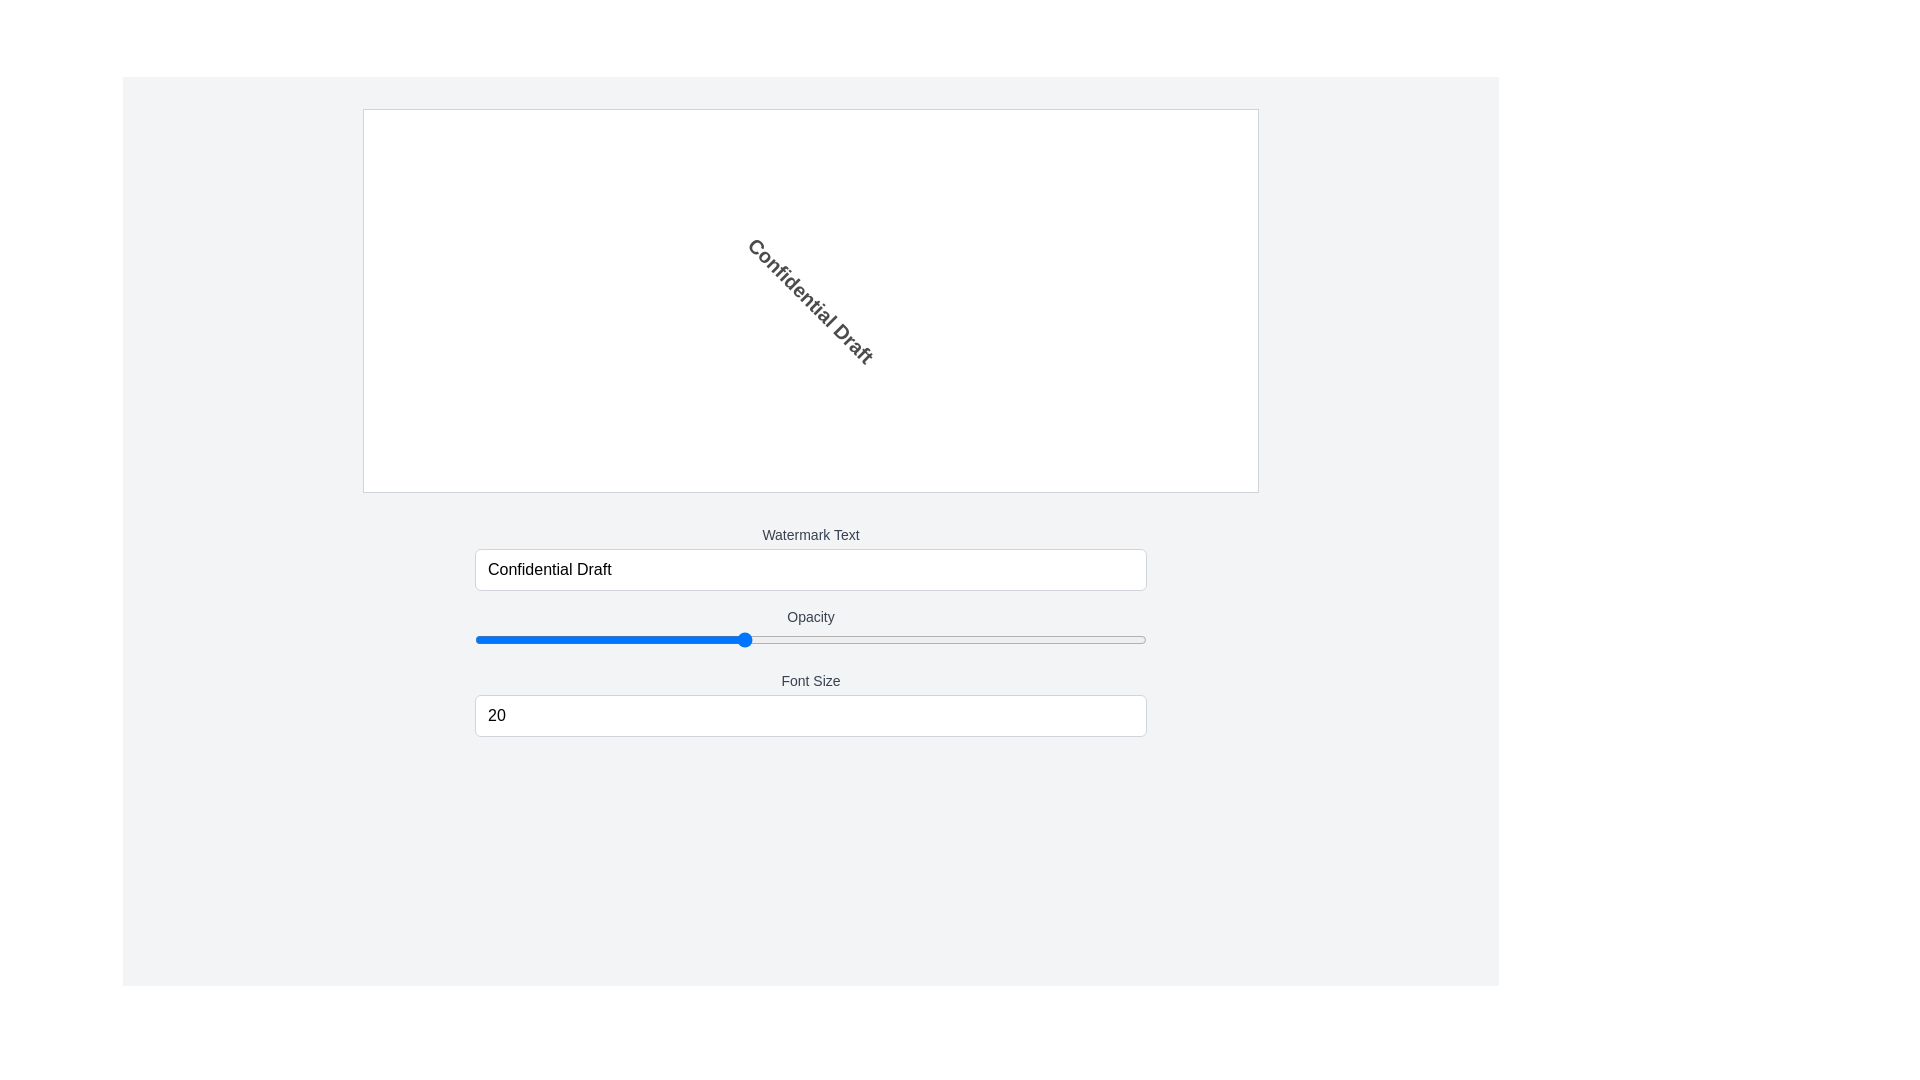 This screenshot has width=1920, height=1080. What do you see at coordinates (474, 640) in the screenshot?
I see `opacity` at bounding box center [474, 640].